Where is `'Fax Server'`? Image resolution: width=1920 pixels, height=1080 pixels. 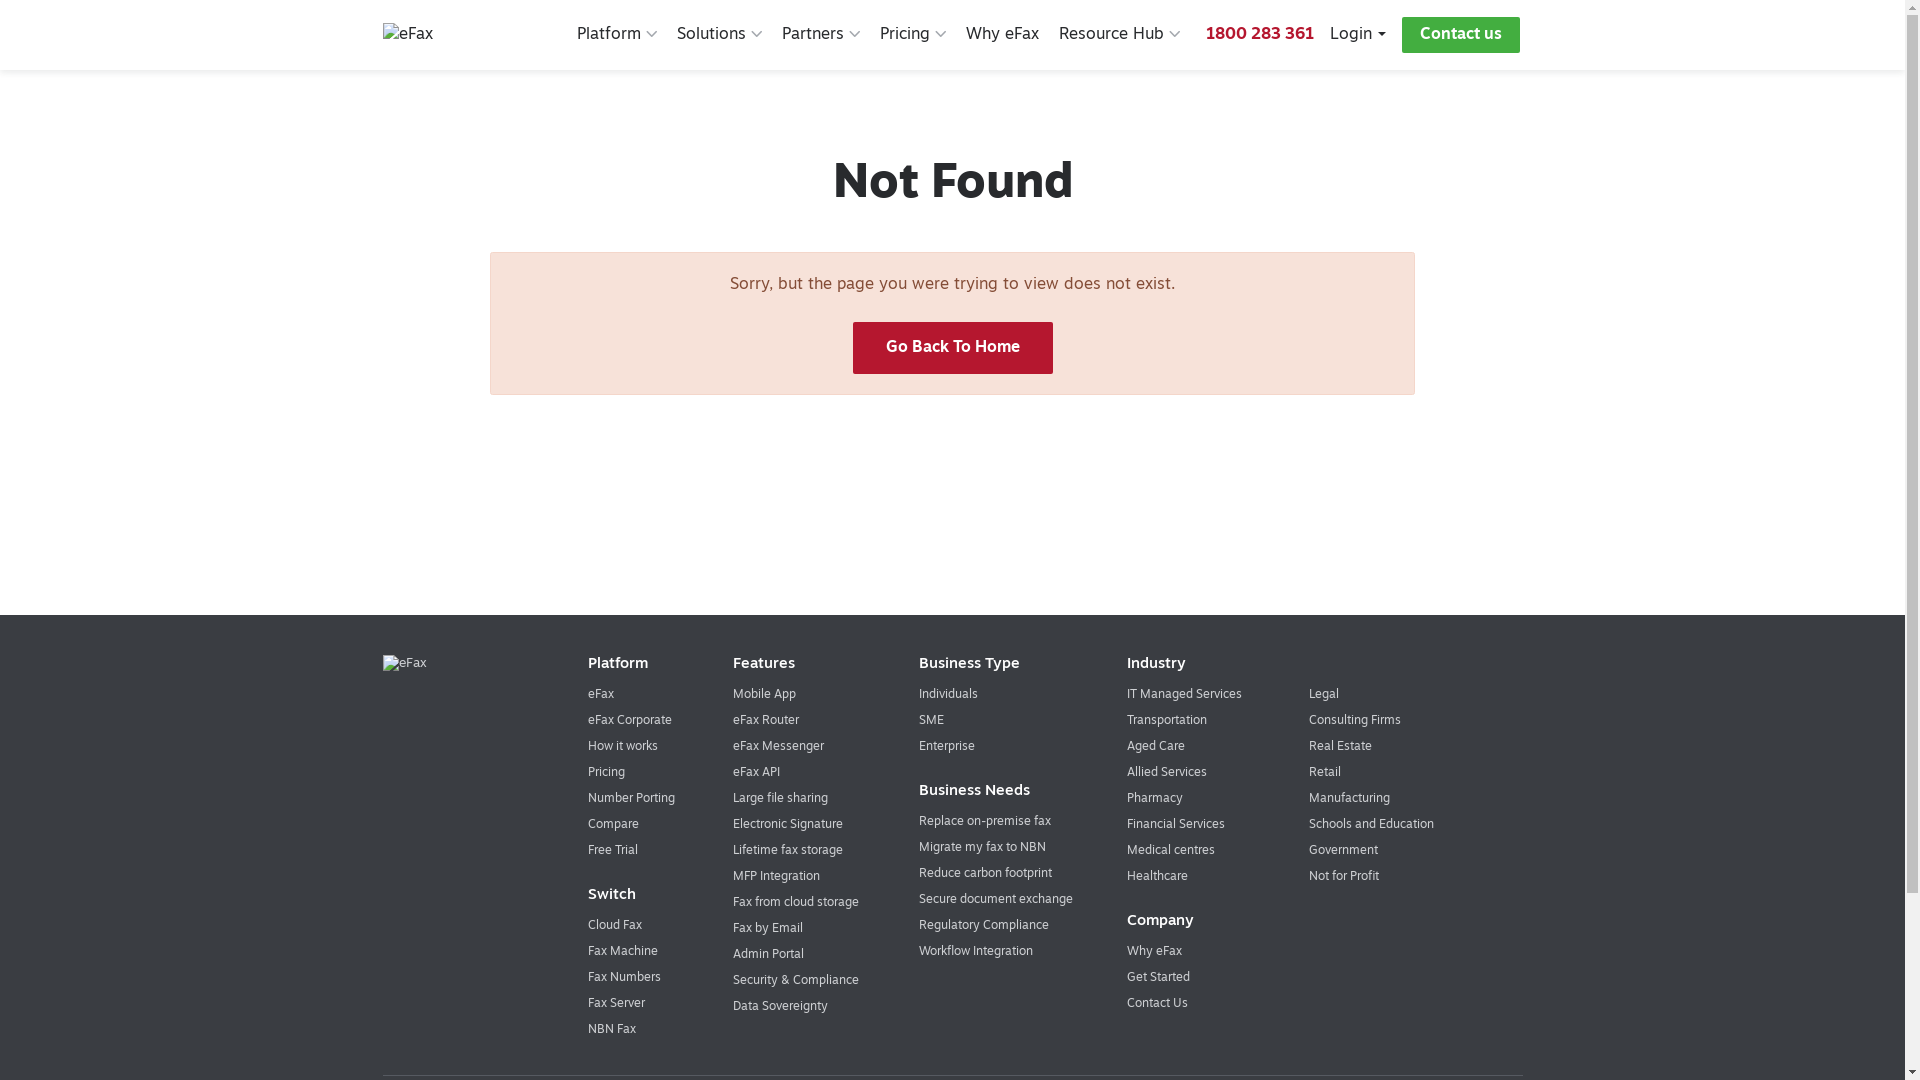
'Fax Server' is located at coordinates (615, 1003).